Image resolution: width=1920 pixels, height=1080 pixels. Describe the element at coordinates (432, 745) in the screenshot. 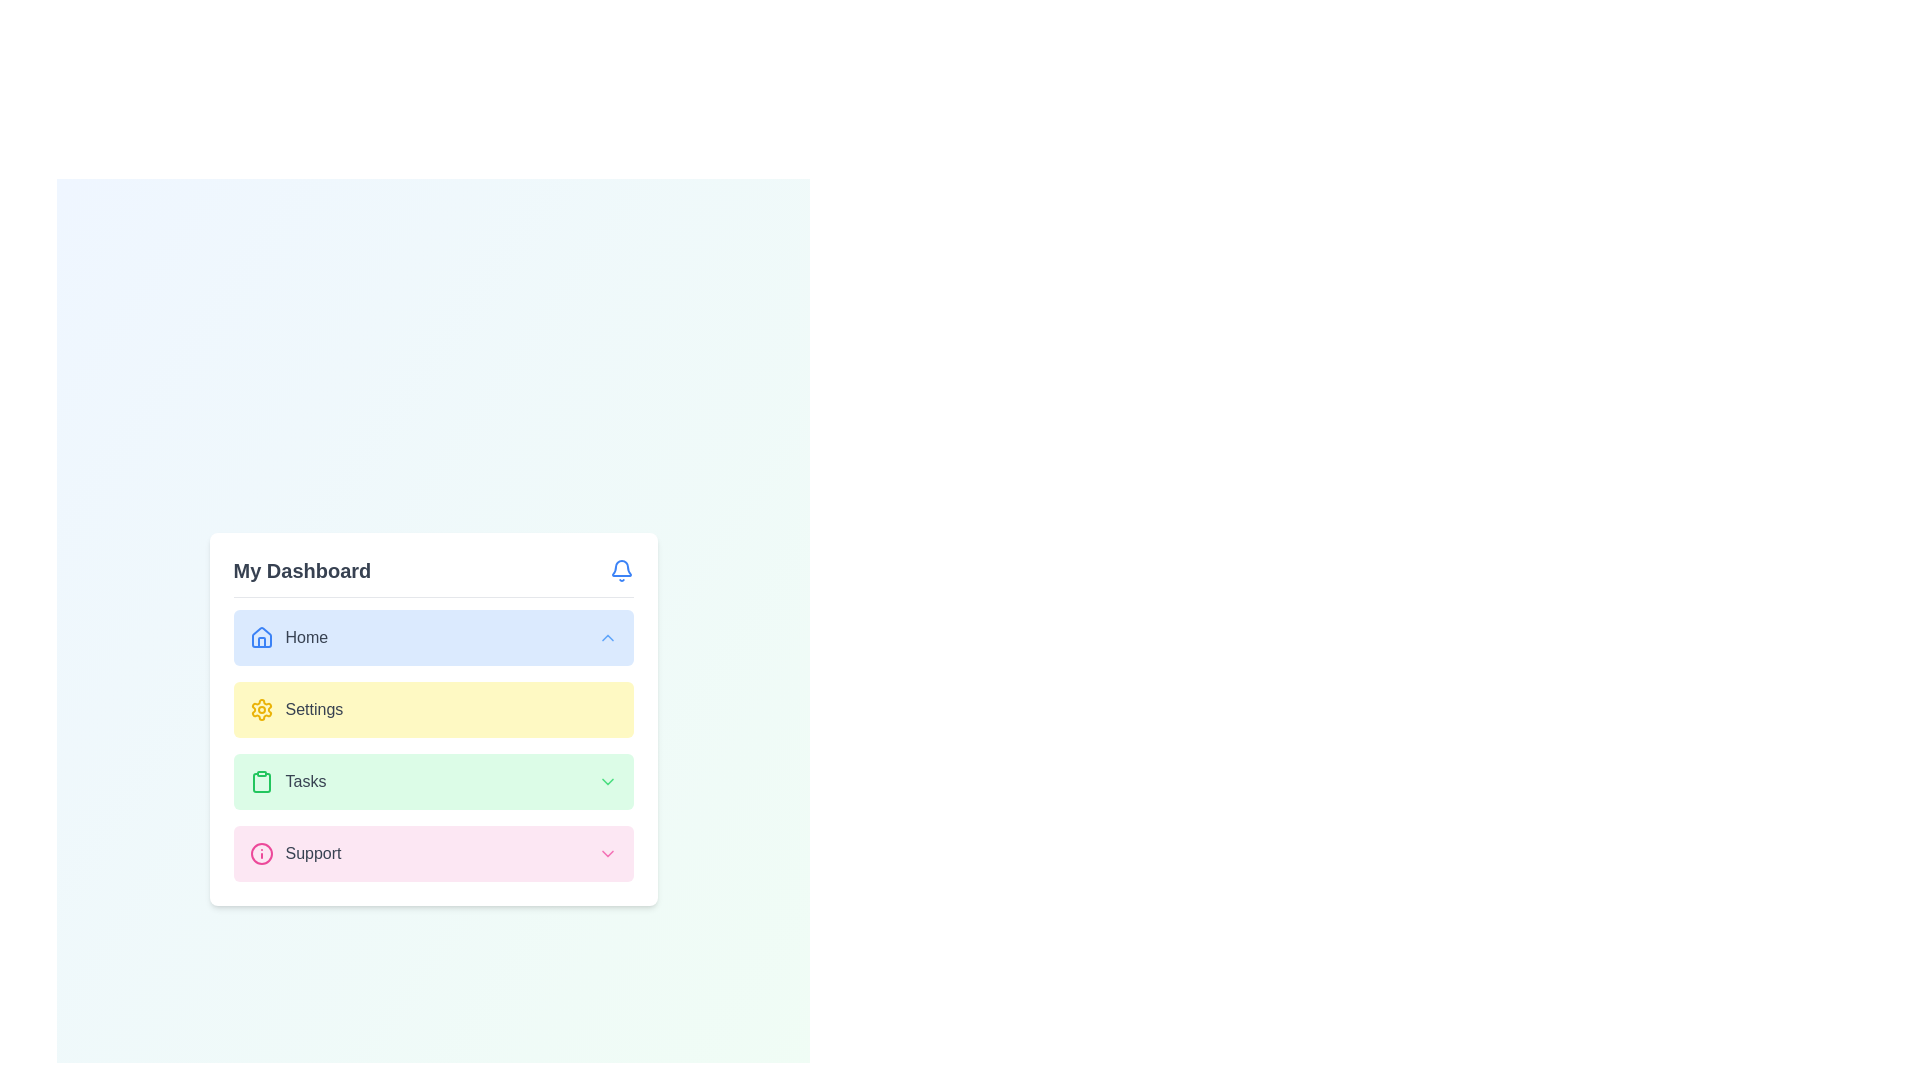

I see `the 'Settings' button located in the vertical list under 'My Dashboard' to trigger its visual effect or tooltip` at that location.